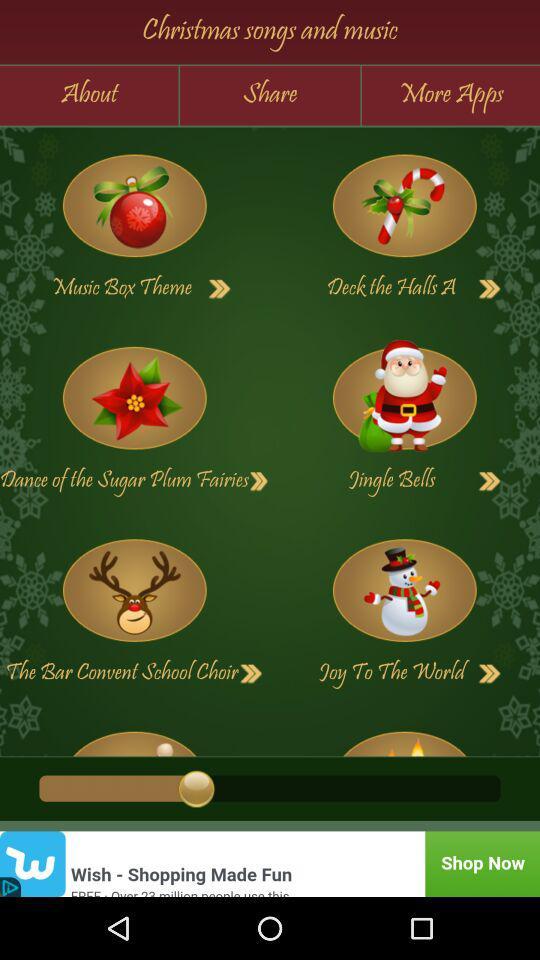  What do you see at coordinates (404, 590) in the screenshot?
I see `game` at bounding box center [404, 590].